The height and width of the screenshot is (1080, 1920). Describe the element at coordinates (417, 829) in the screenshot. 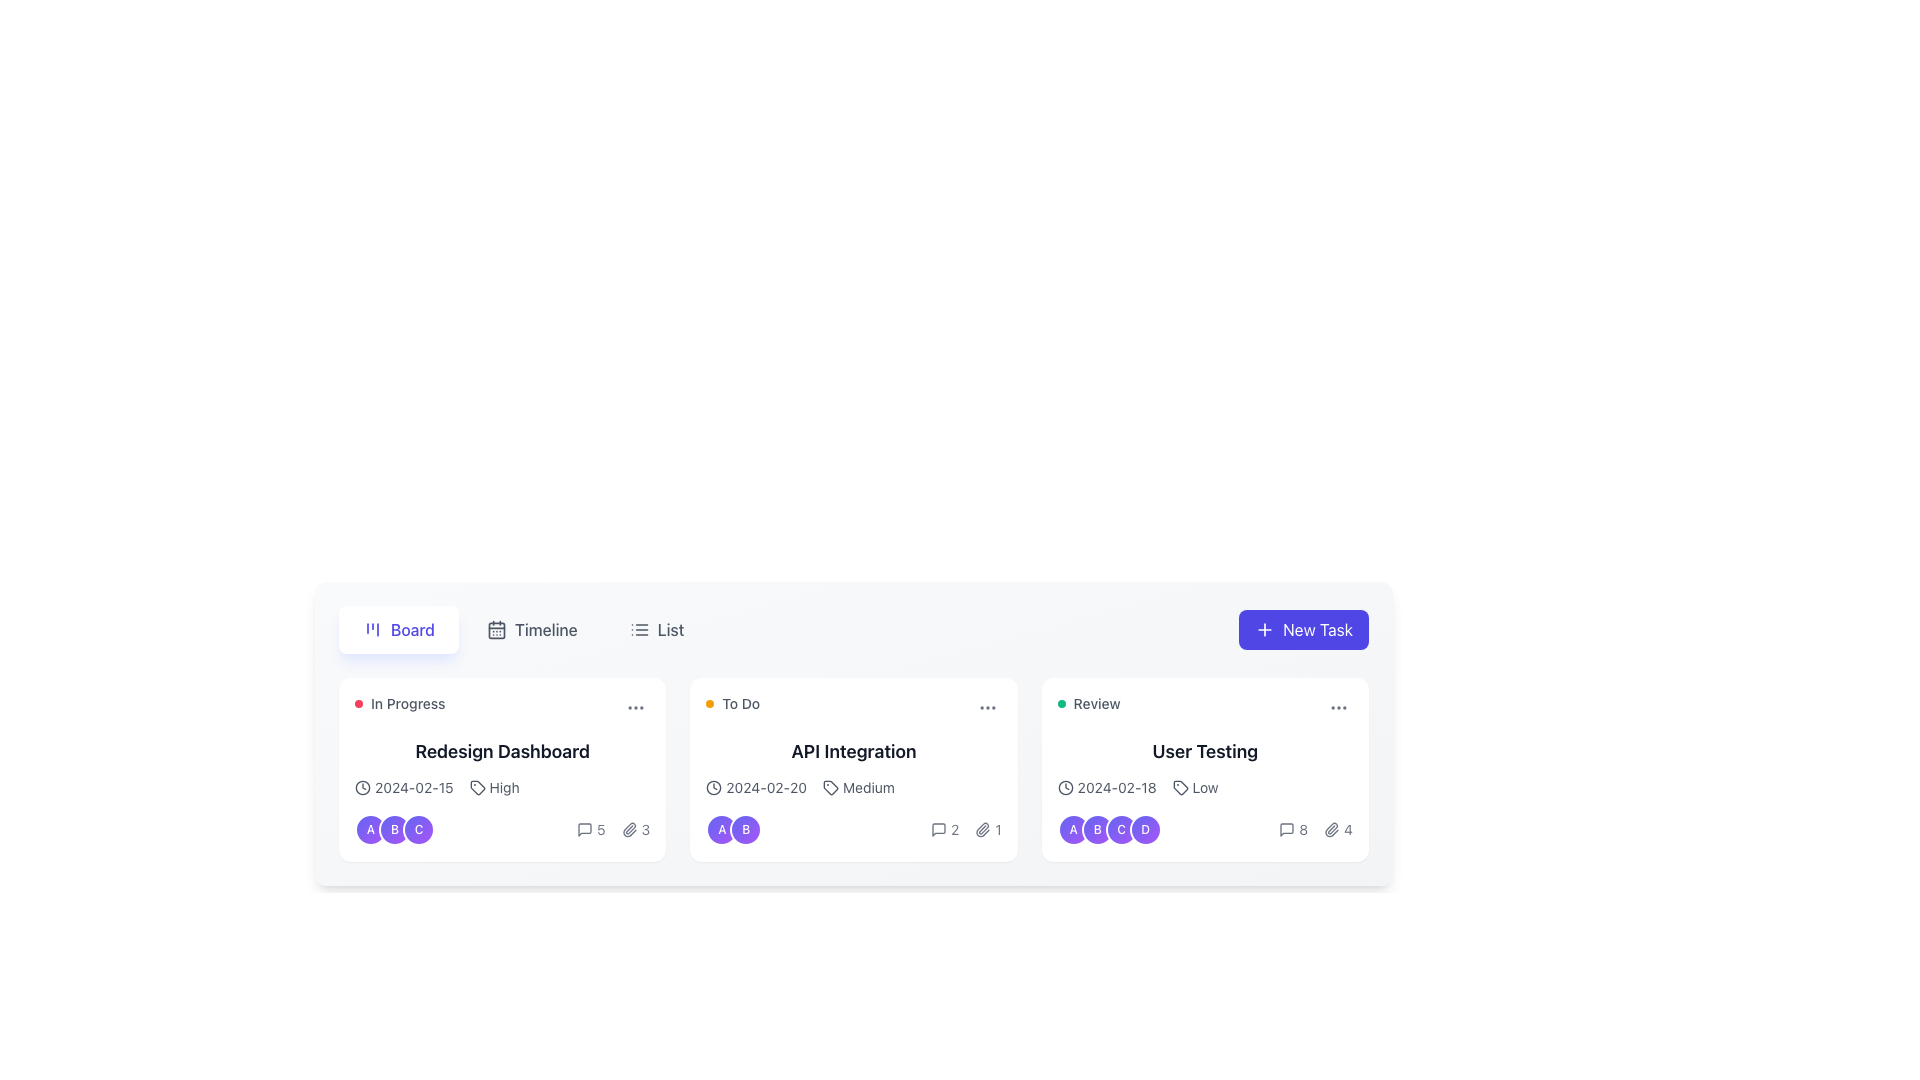

I see `the Profile identifier badge, which is the third circular badge representing a user or group associated with the 'In Progress' task card, located at the bottom section of the card` at that location.